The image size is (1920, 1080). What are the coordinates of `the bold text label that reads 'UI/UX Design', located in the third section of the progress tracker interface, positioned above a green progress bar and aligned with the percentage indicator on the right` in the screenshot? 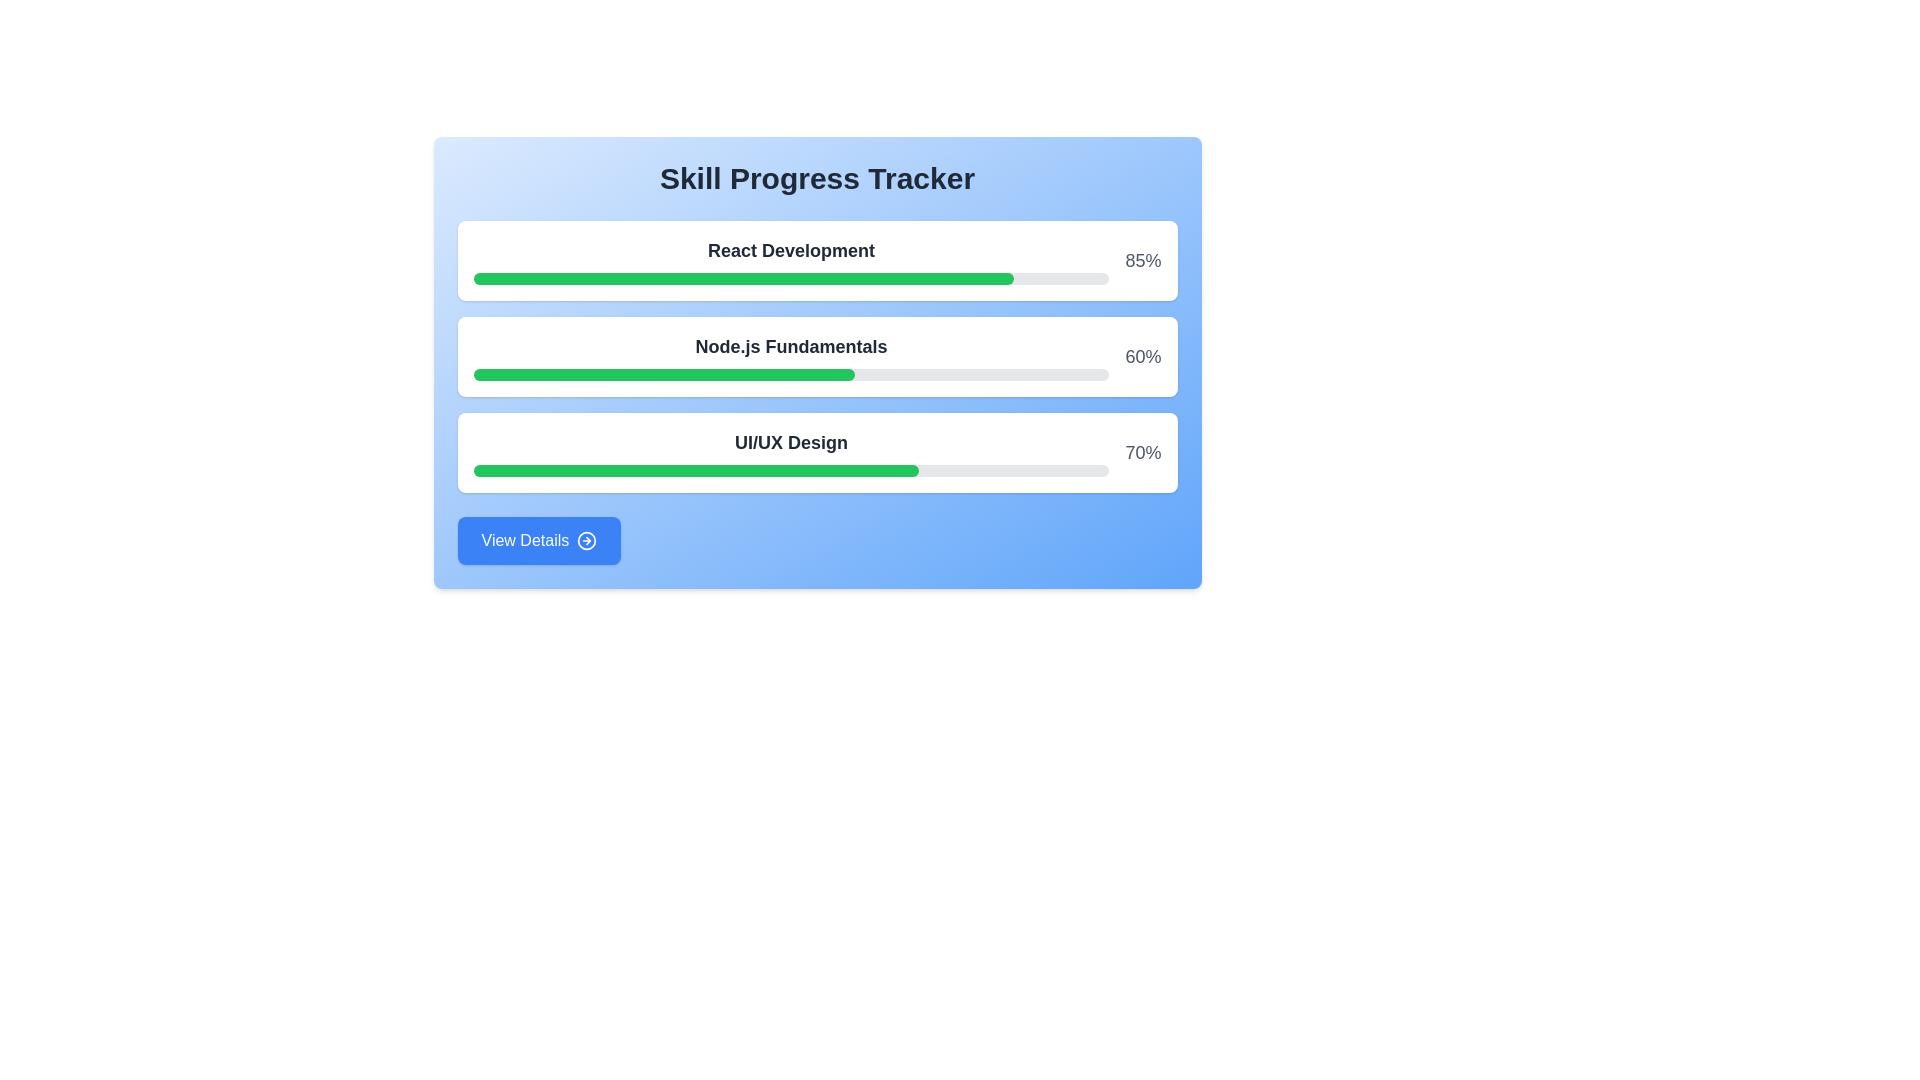 It's located at (790, 442).